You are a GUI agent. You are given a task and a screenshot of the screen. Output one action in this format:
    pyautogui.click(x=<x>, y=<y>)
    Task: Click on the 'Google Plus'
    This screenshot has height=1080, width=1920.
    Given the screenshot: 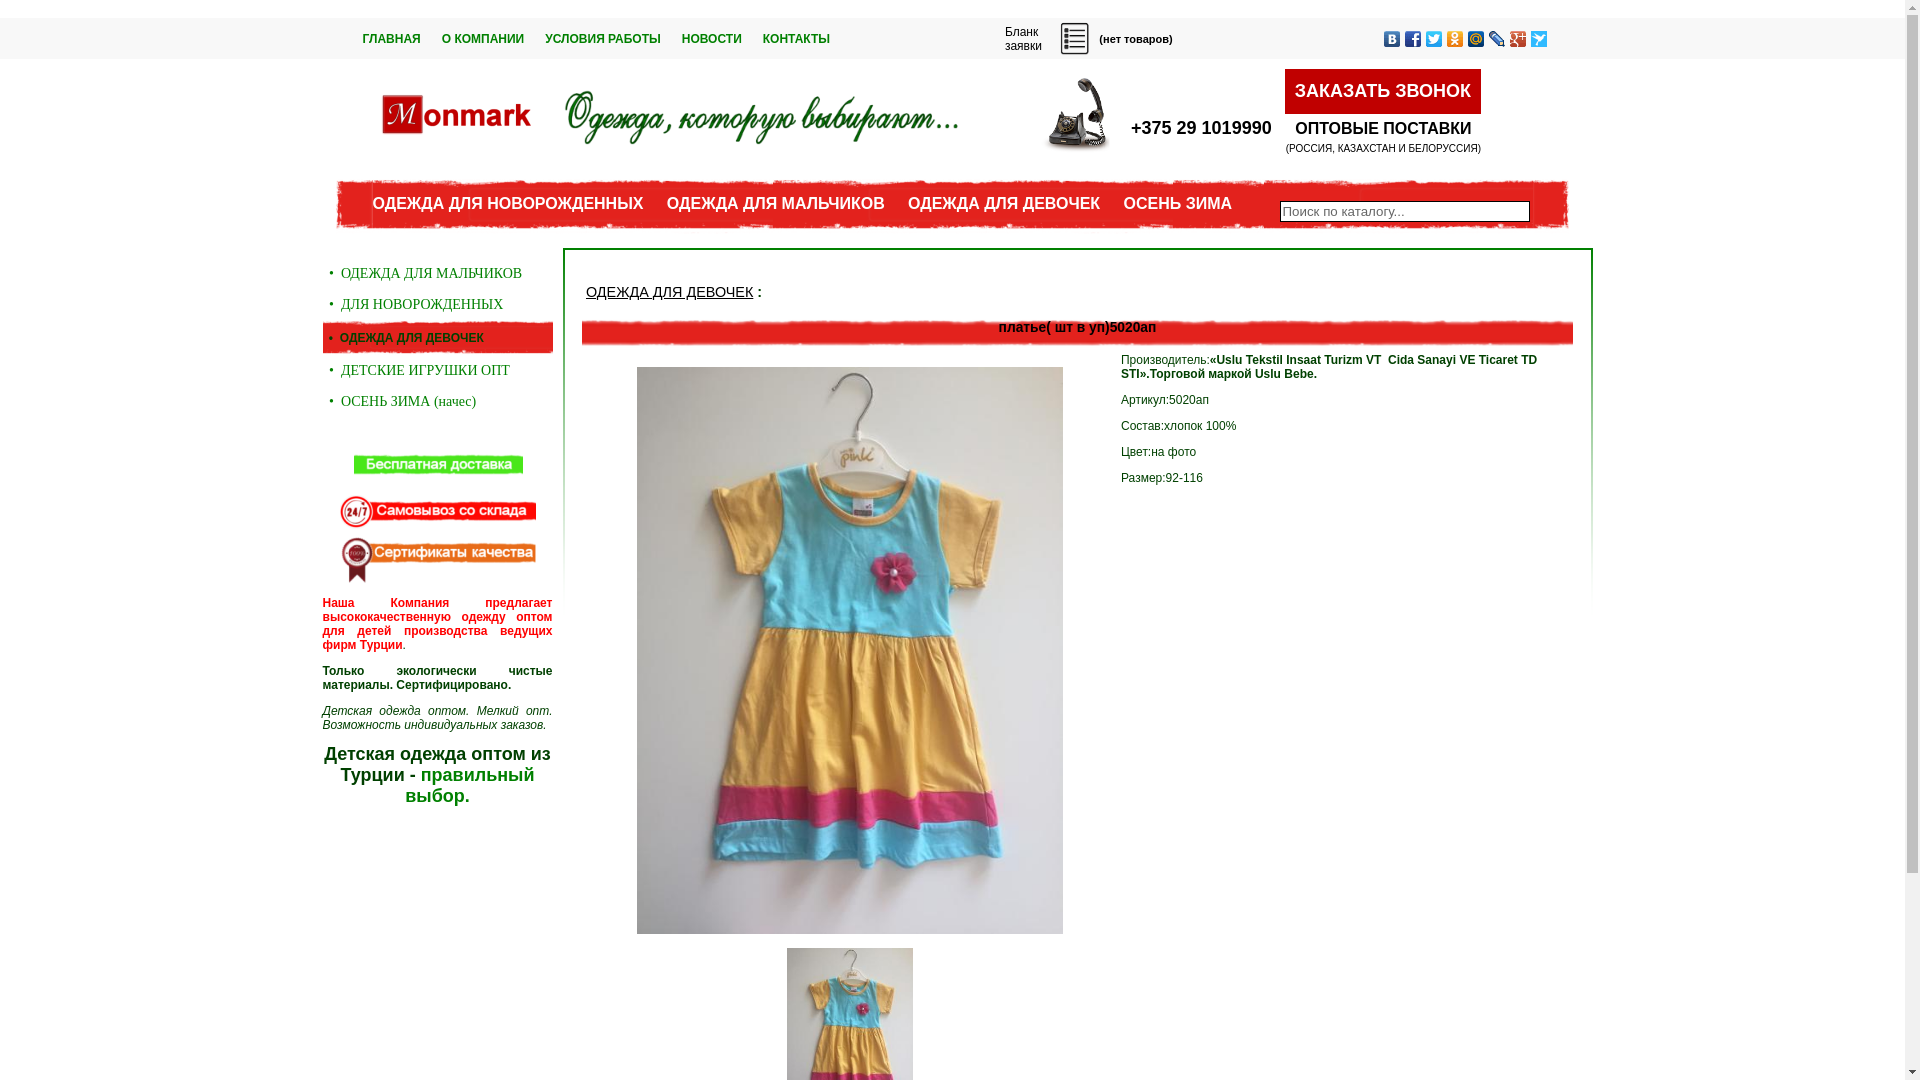 What is the action you would take?
    pyautogui.click(x=1518, y=38)
    